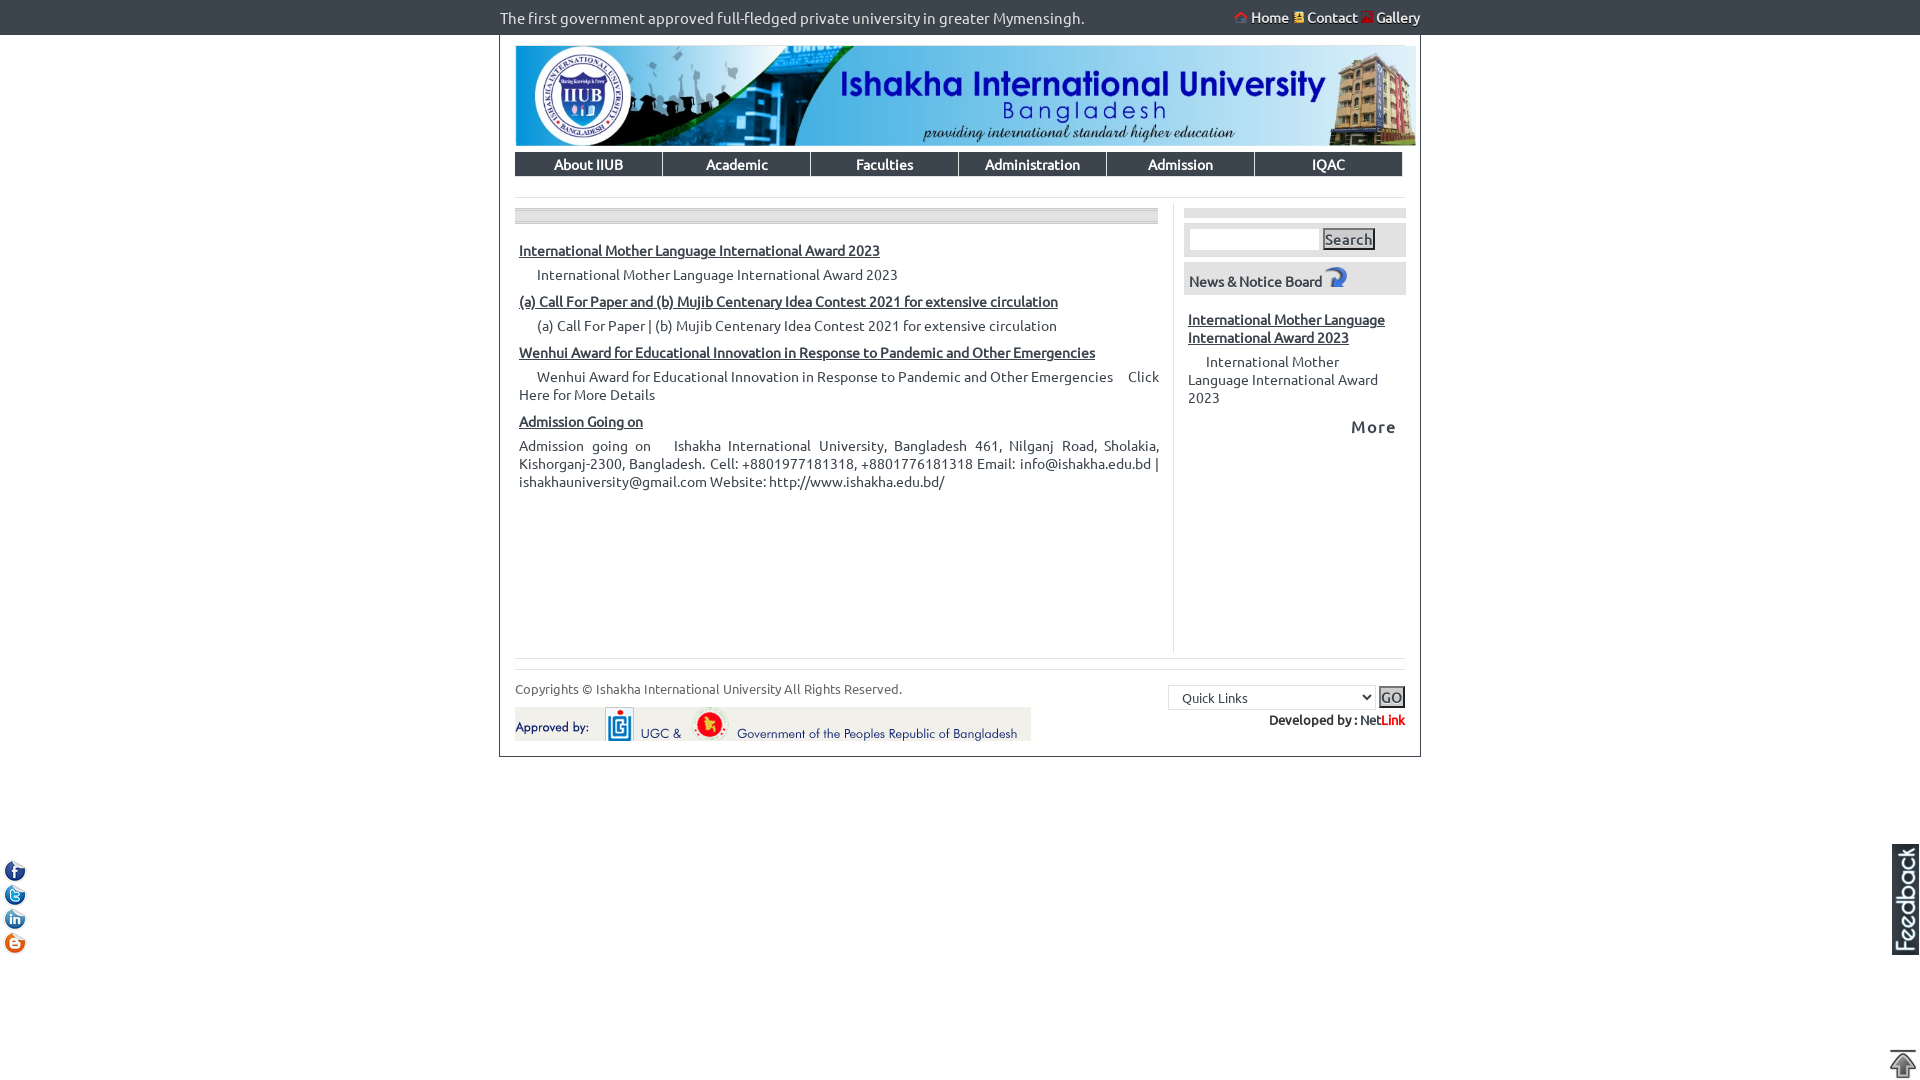 The image size is (1920, 1080). Describe the element at coordinates (1348, 238) in the screenshot. I see `'Search'` at that location.